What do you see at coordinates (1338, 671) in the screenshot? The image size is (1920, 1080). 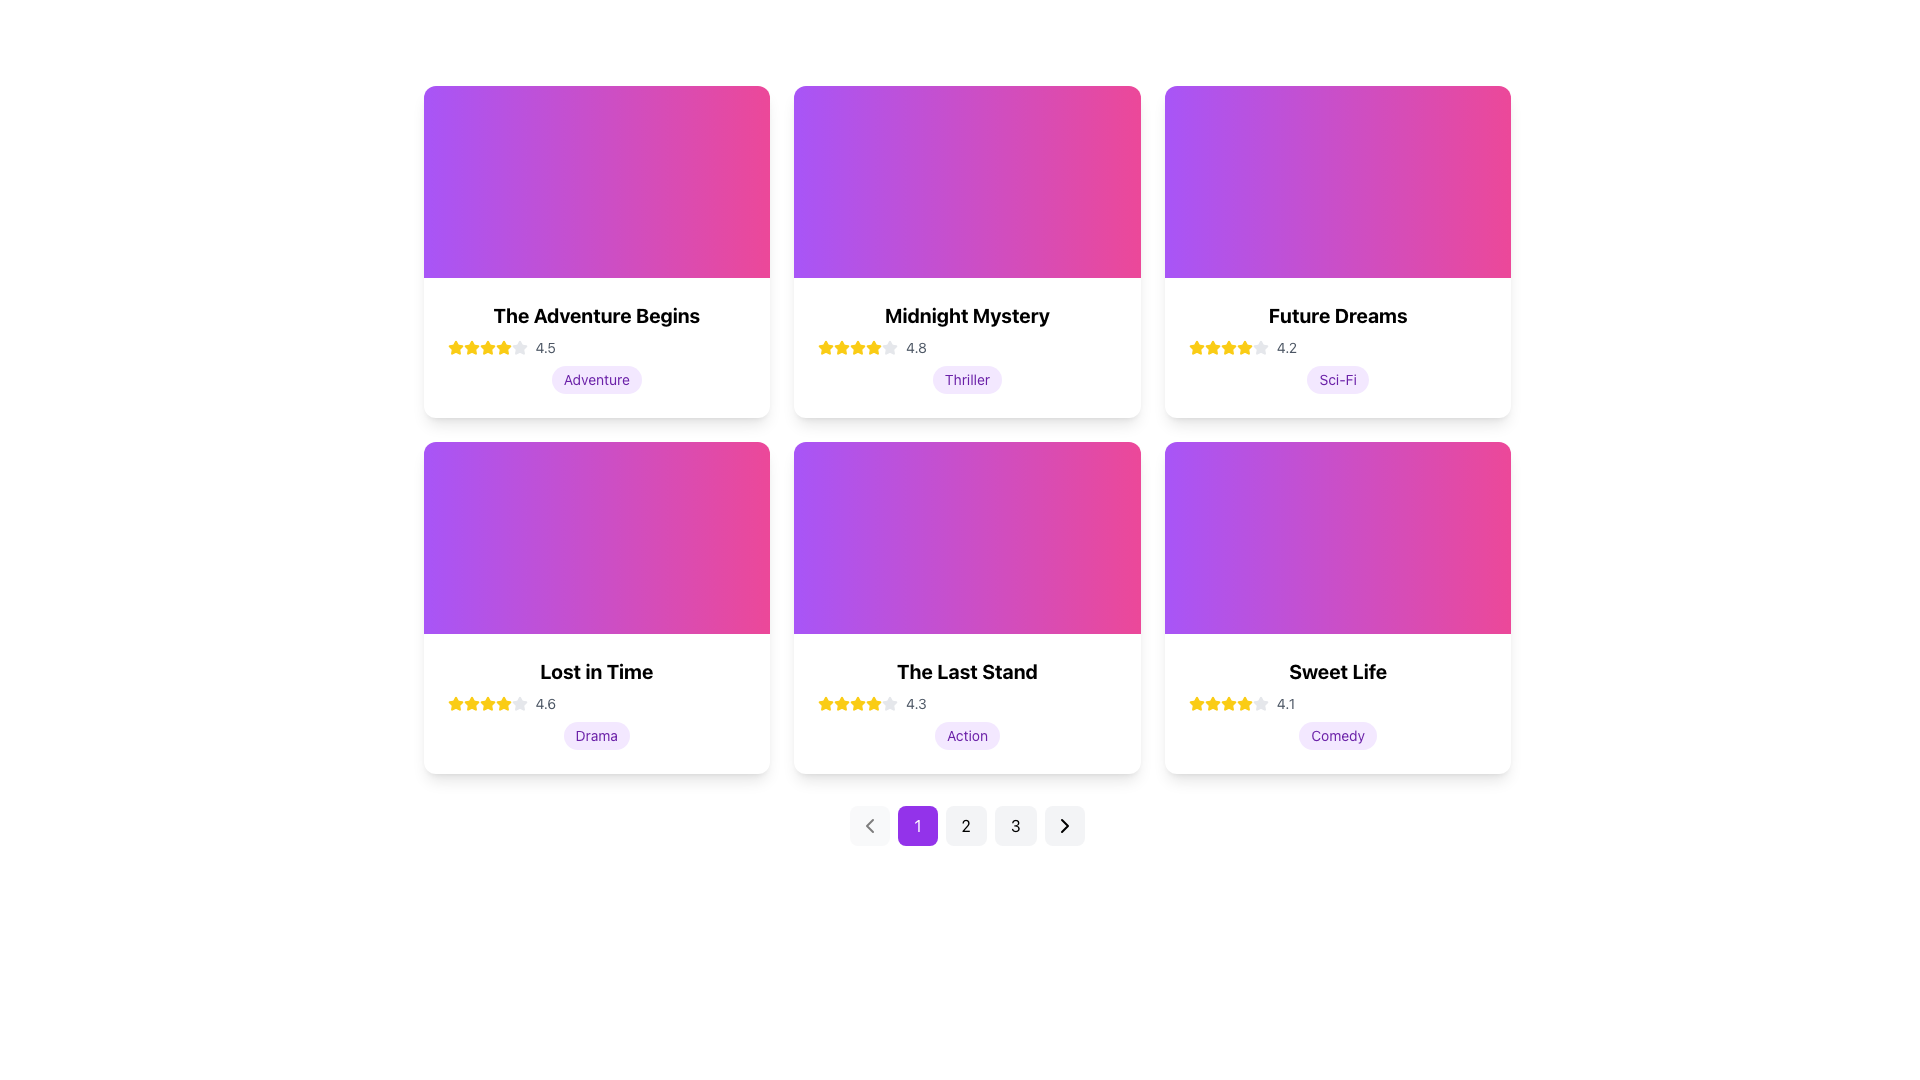 I see `the title text displaying 'Sweet Life', which is styled in a bold font and located at the top of a card` at bounding box center [1338, 671].